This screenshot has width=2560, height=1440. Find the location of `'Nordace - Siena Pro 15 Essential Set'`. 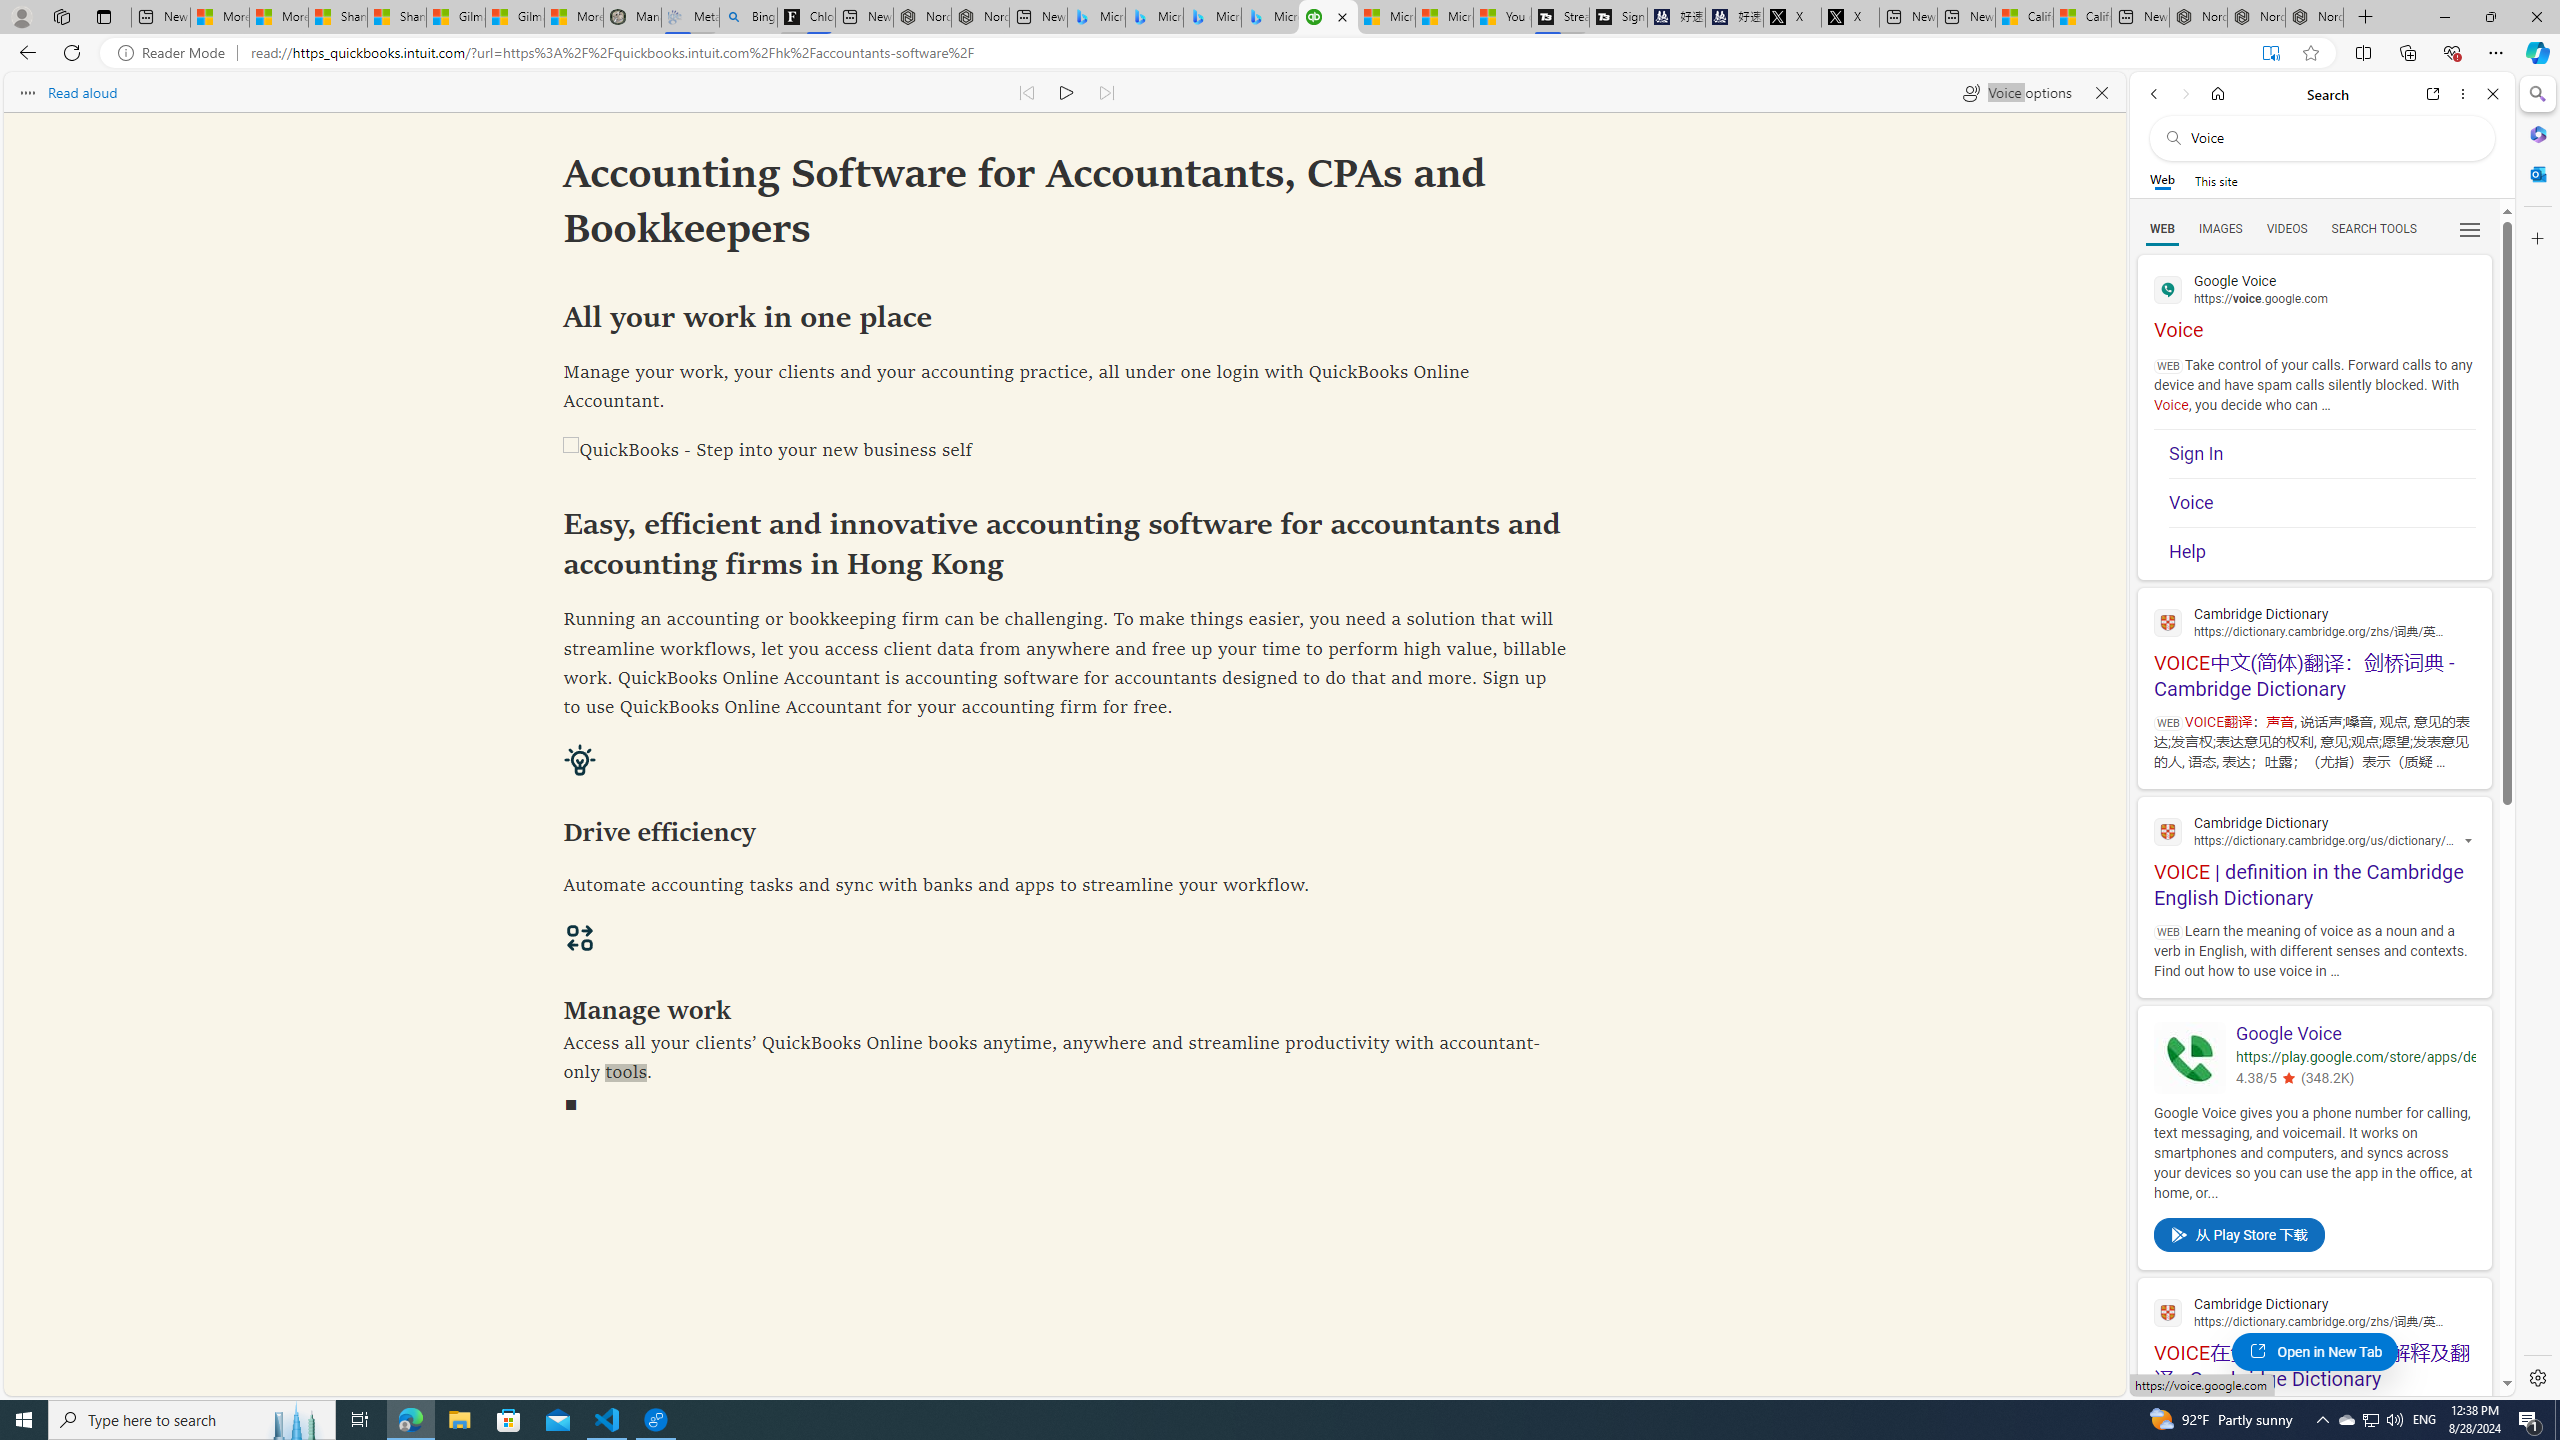

'Nordace - Siena Pro 15 Essential Set' is located at coordinates (2314, 16).